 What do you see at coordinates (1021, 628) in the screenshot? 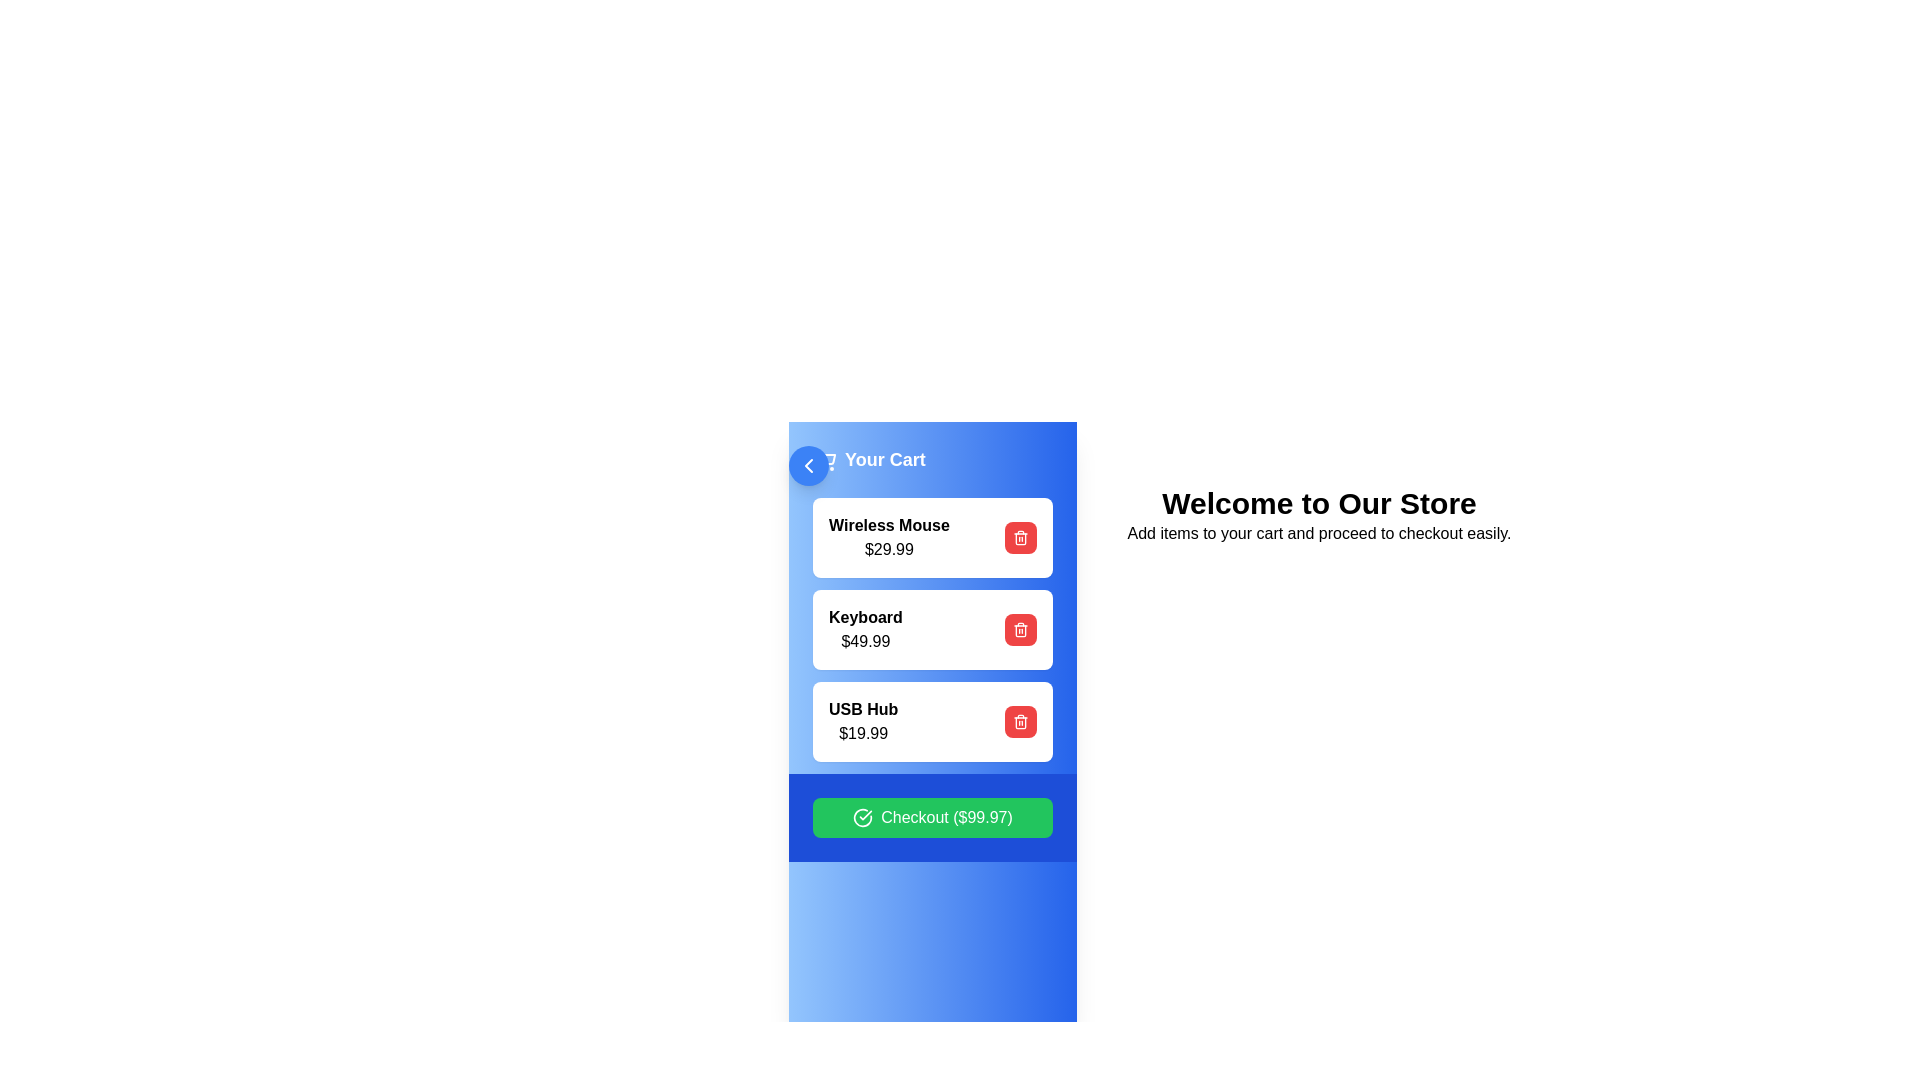
I see `the button with a trash can icon on a red background to initiate item deletion` at bounding box center [1021, 628].